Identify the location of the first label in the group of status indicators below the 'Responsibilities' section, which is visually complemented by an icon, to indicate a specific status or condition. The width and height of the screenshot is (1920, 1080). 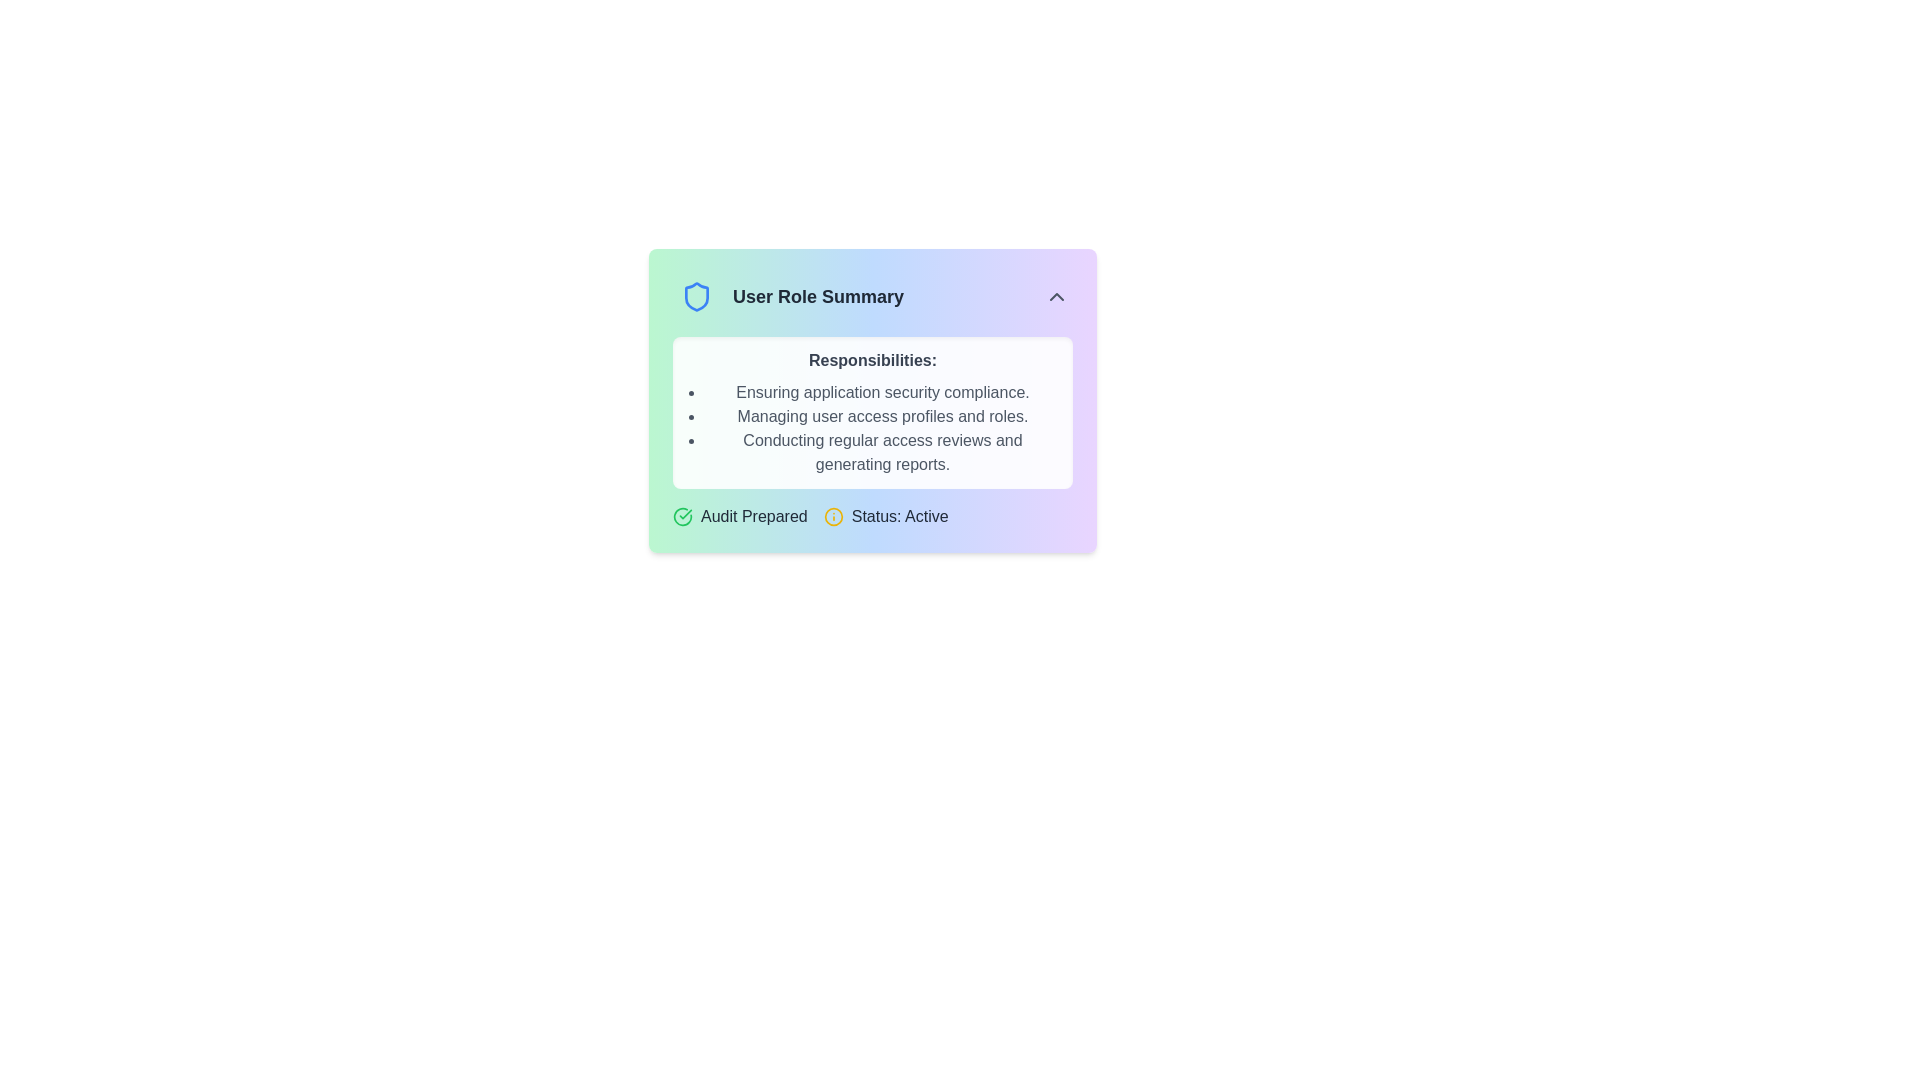
(739, 515).